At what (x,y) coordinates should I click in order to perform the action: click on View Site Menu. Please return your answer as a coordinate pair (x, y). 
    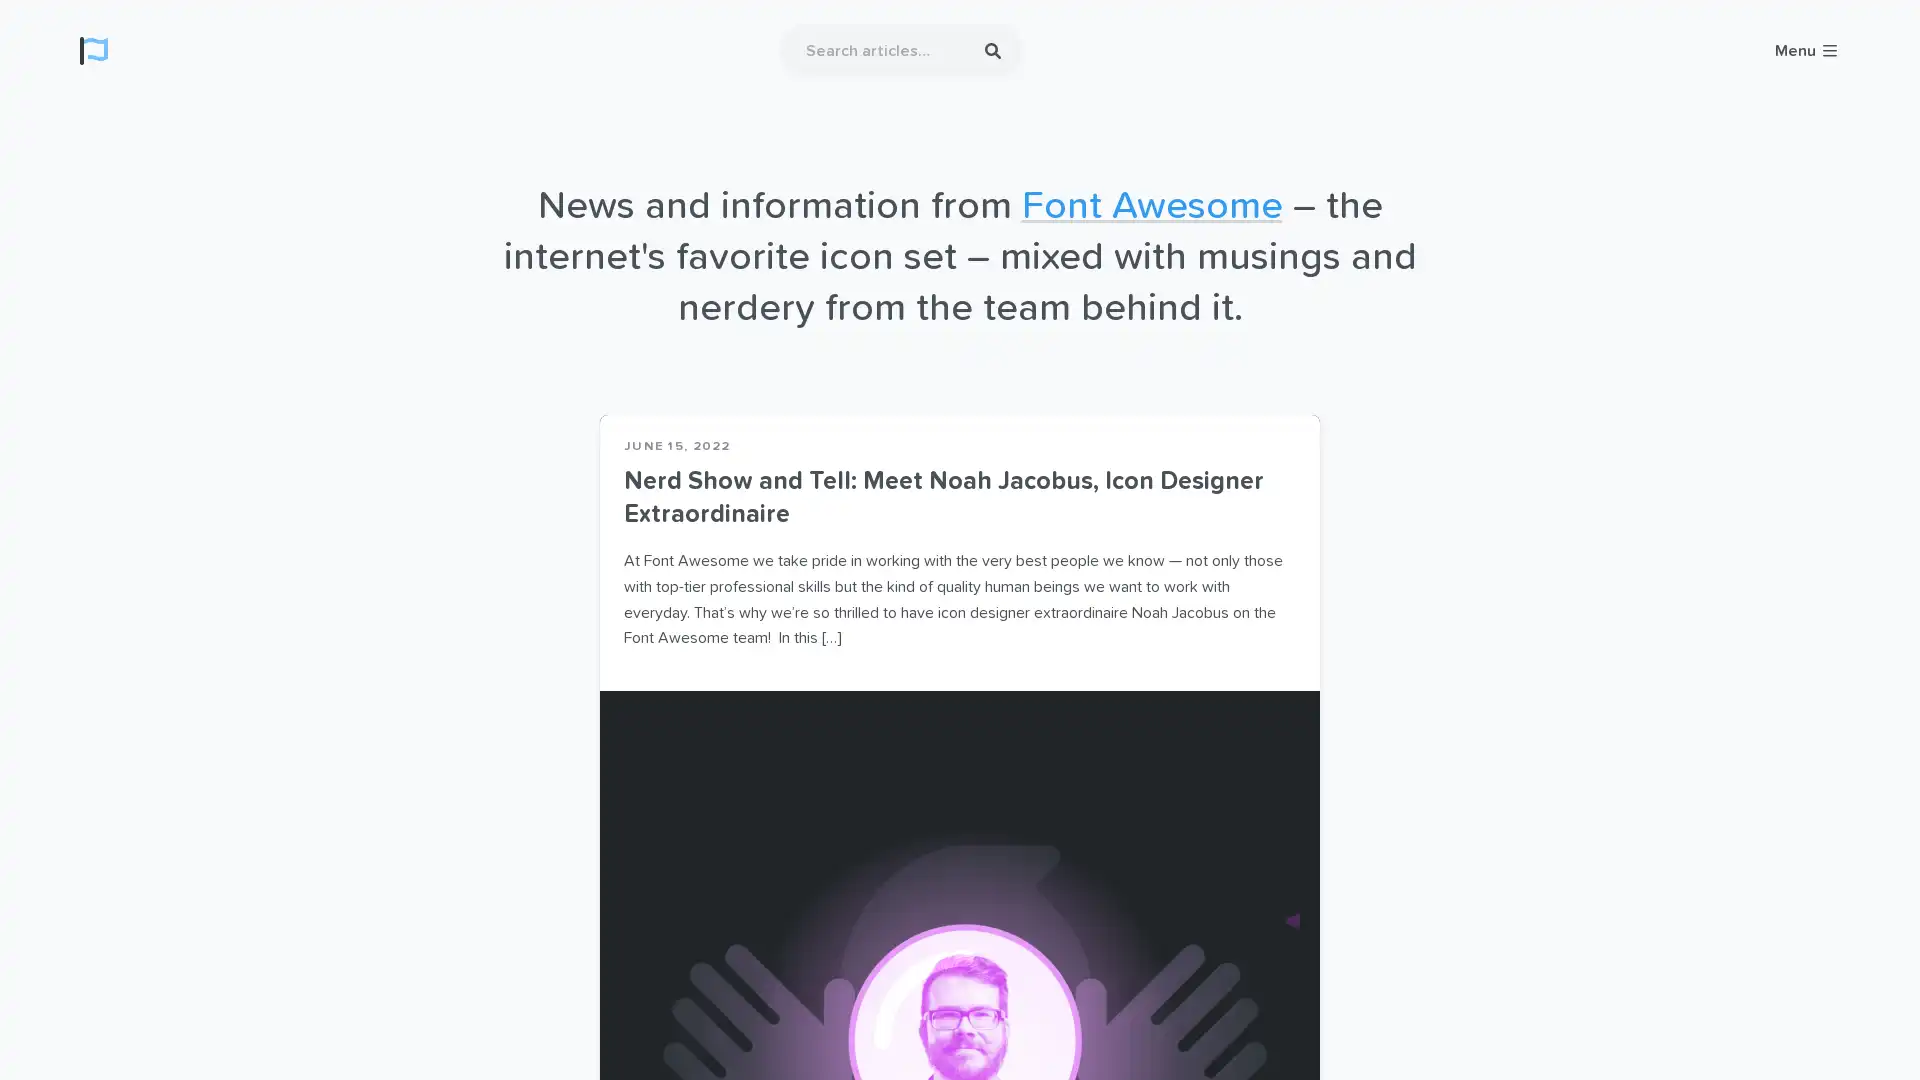
    Looking at the image, I should click on (1807, 49).